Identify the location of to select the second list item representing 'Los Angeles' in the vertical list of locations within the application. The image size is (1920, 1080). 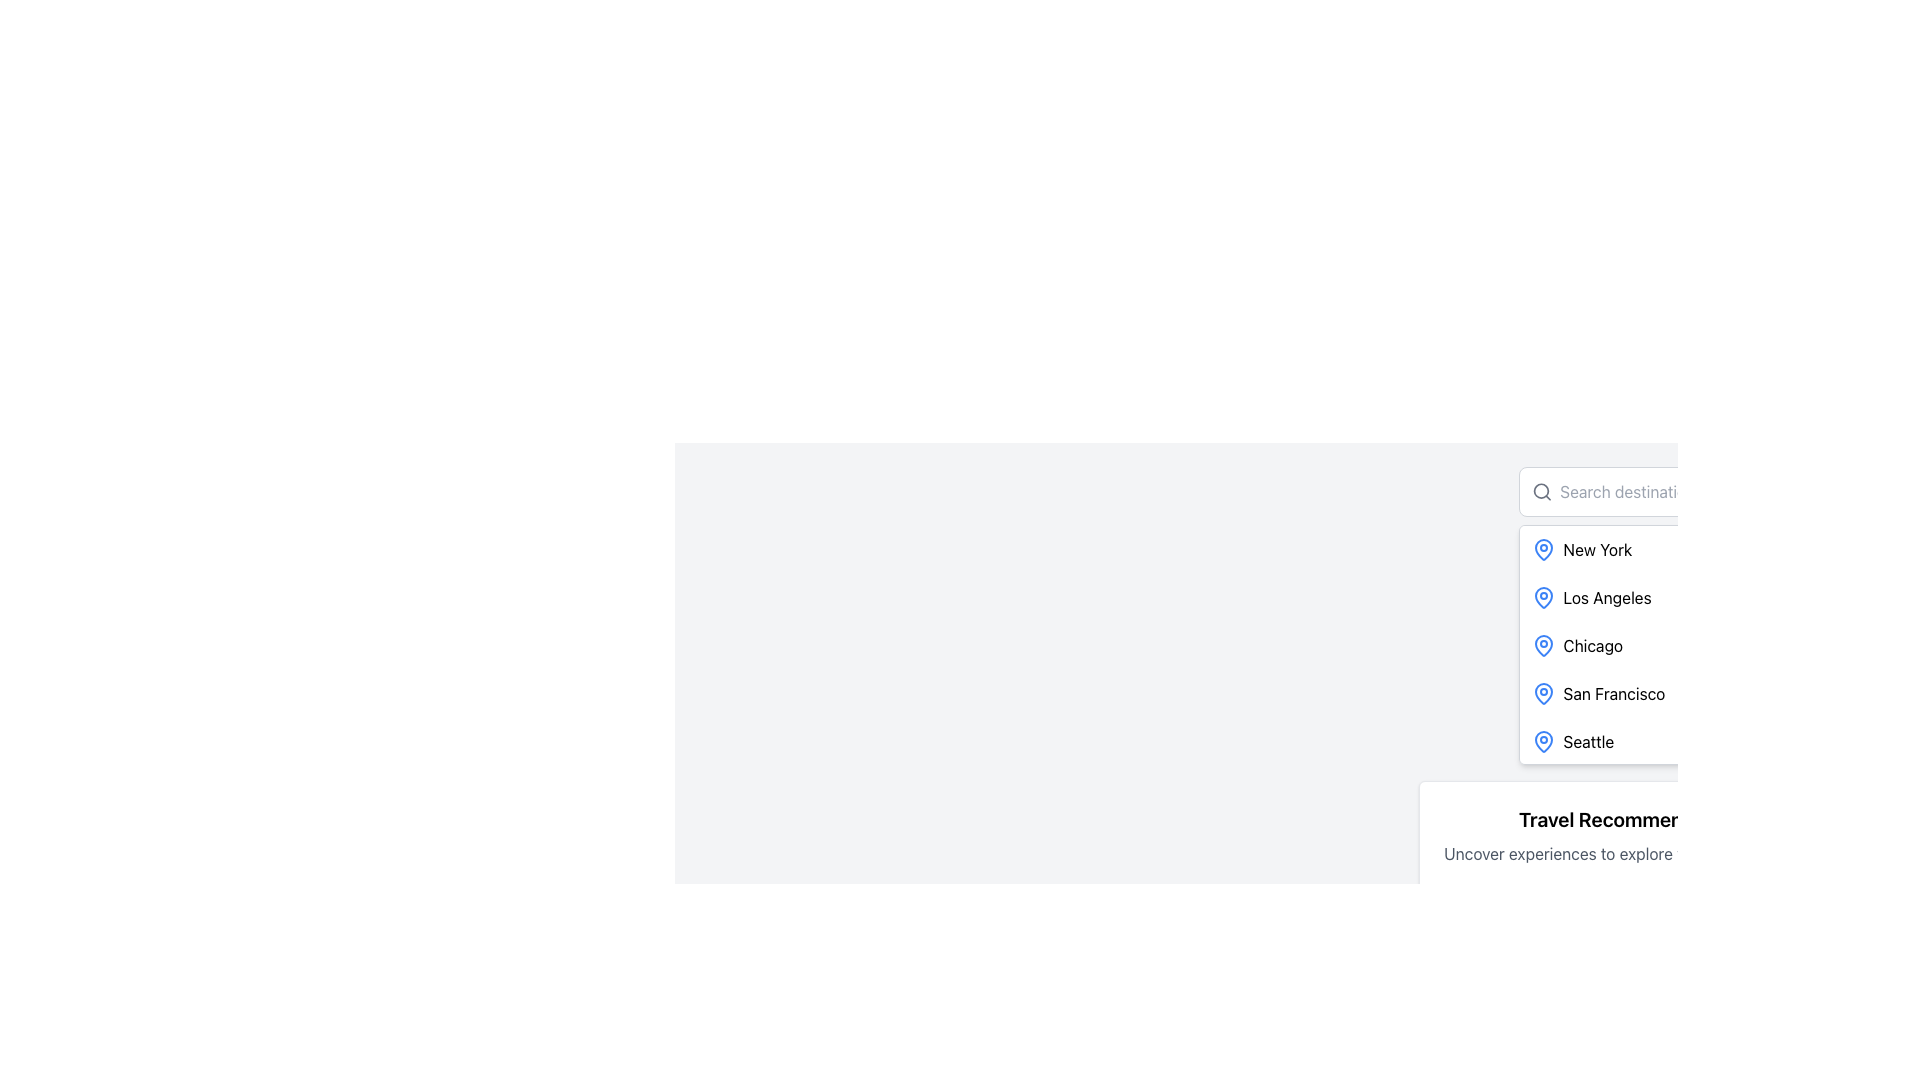
(1635, 596).